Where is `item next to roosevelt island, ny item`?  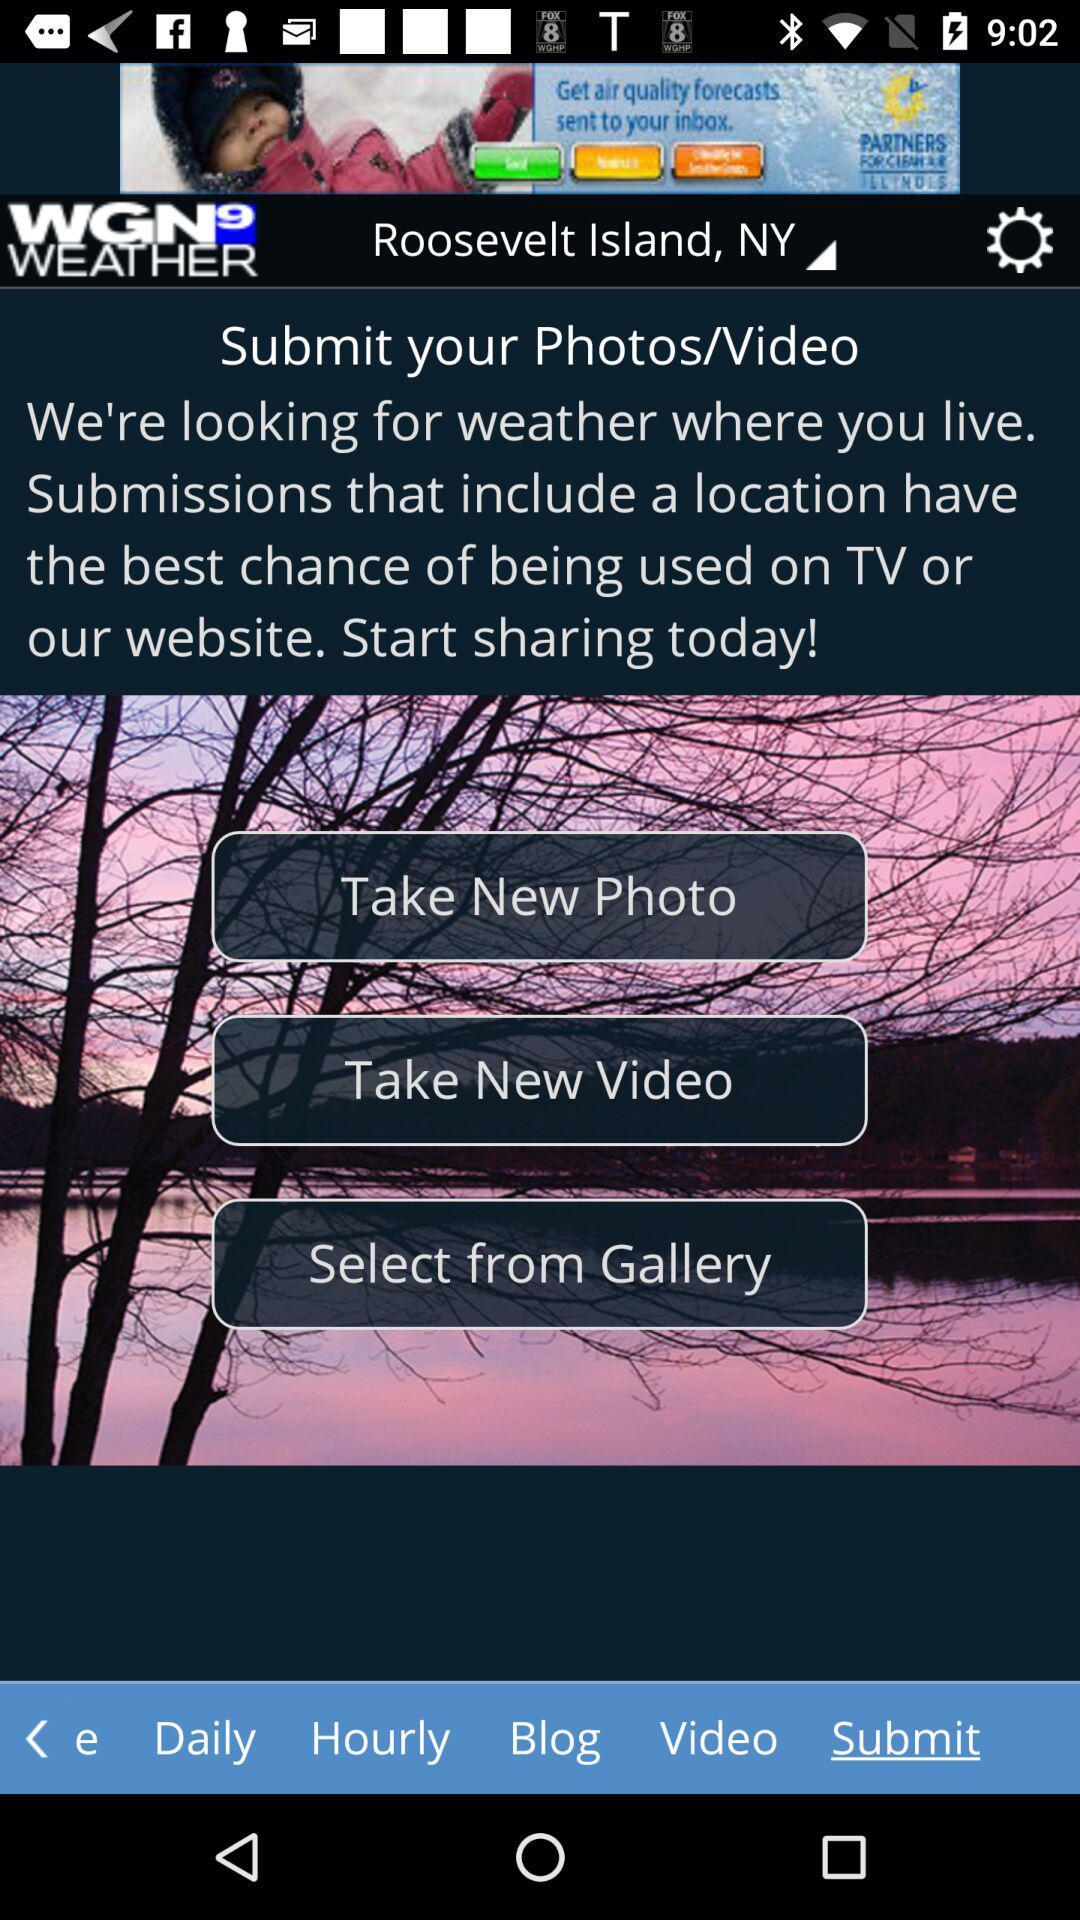
item next to roosevelt island, ny item is located at coordinates (131, 240).